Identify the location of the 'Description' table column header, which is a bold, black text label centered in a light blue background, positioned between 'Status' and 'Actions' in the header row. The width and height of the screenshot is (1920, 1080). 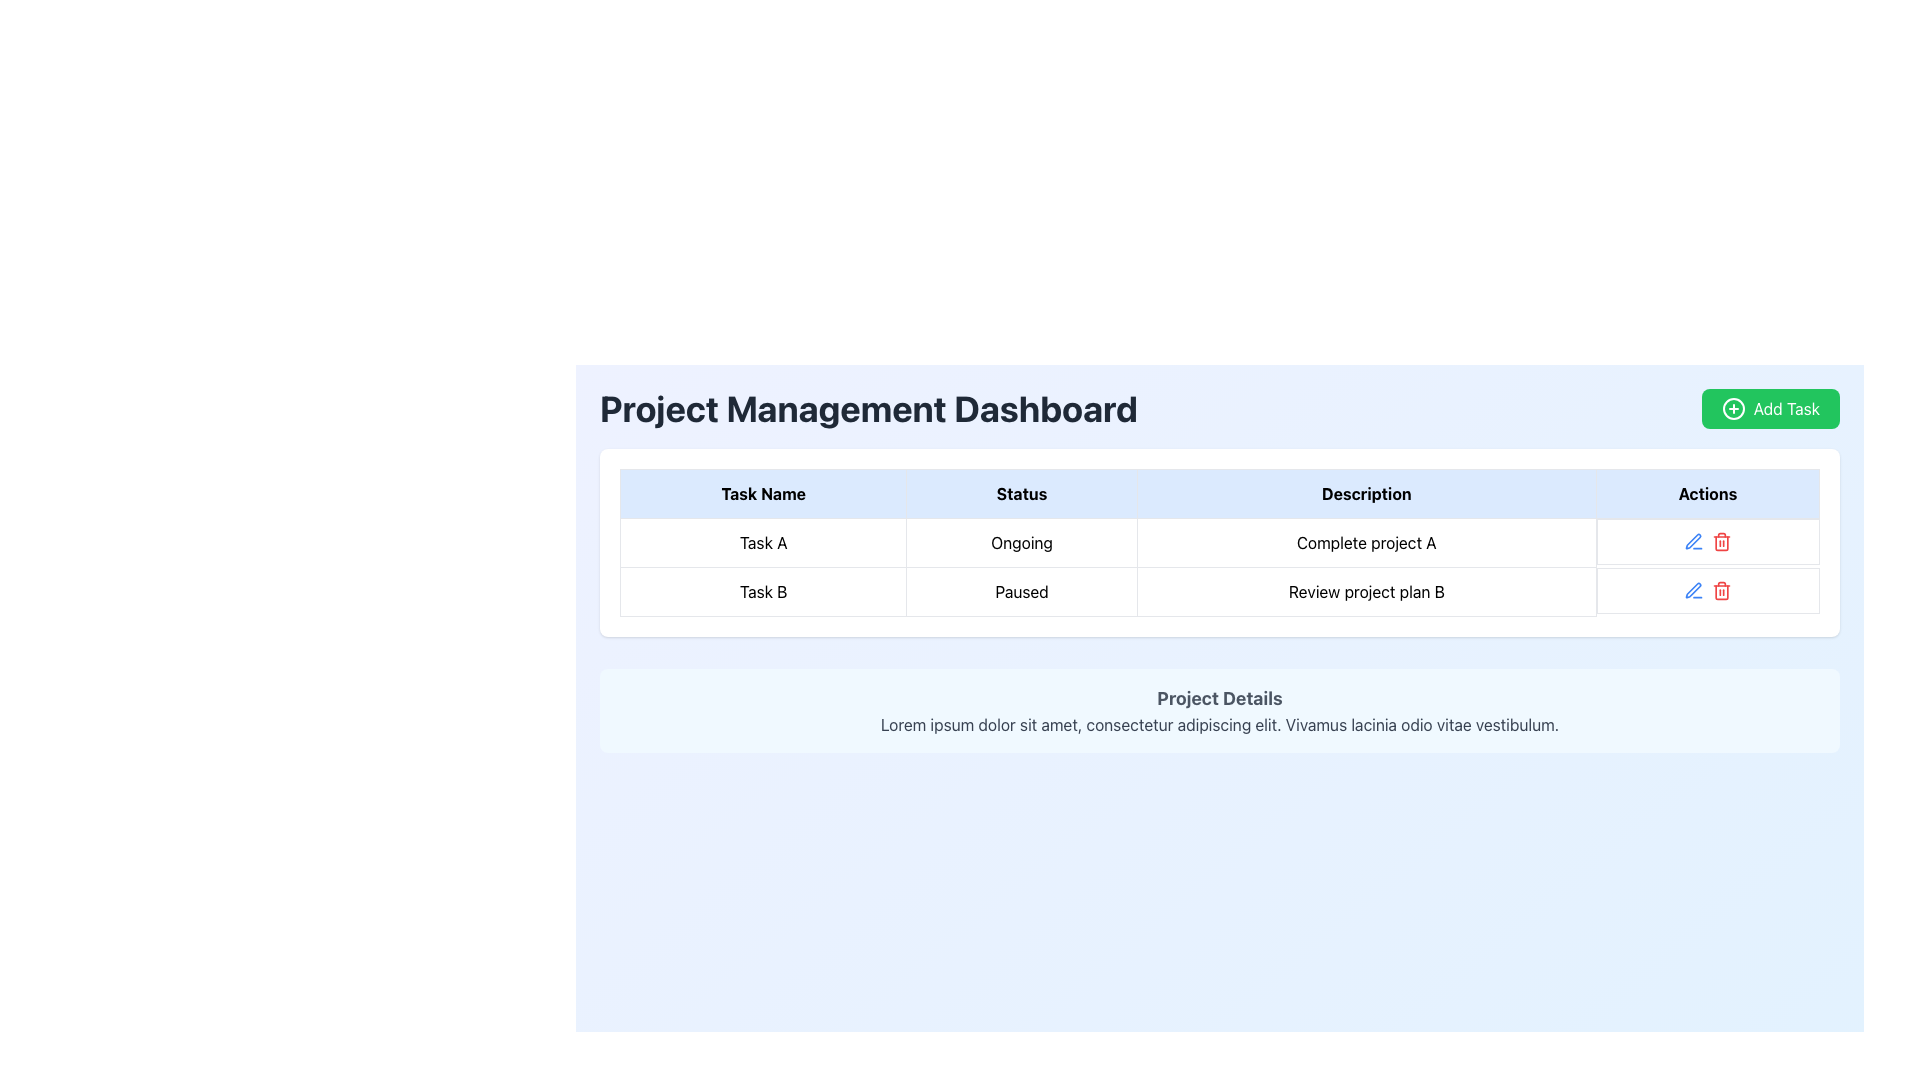
(1365, 493).